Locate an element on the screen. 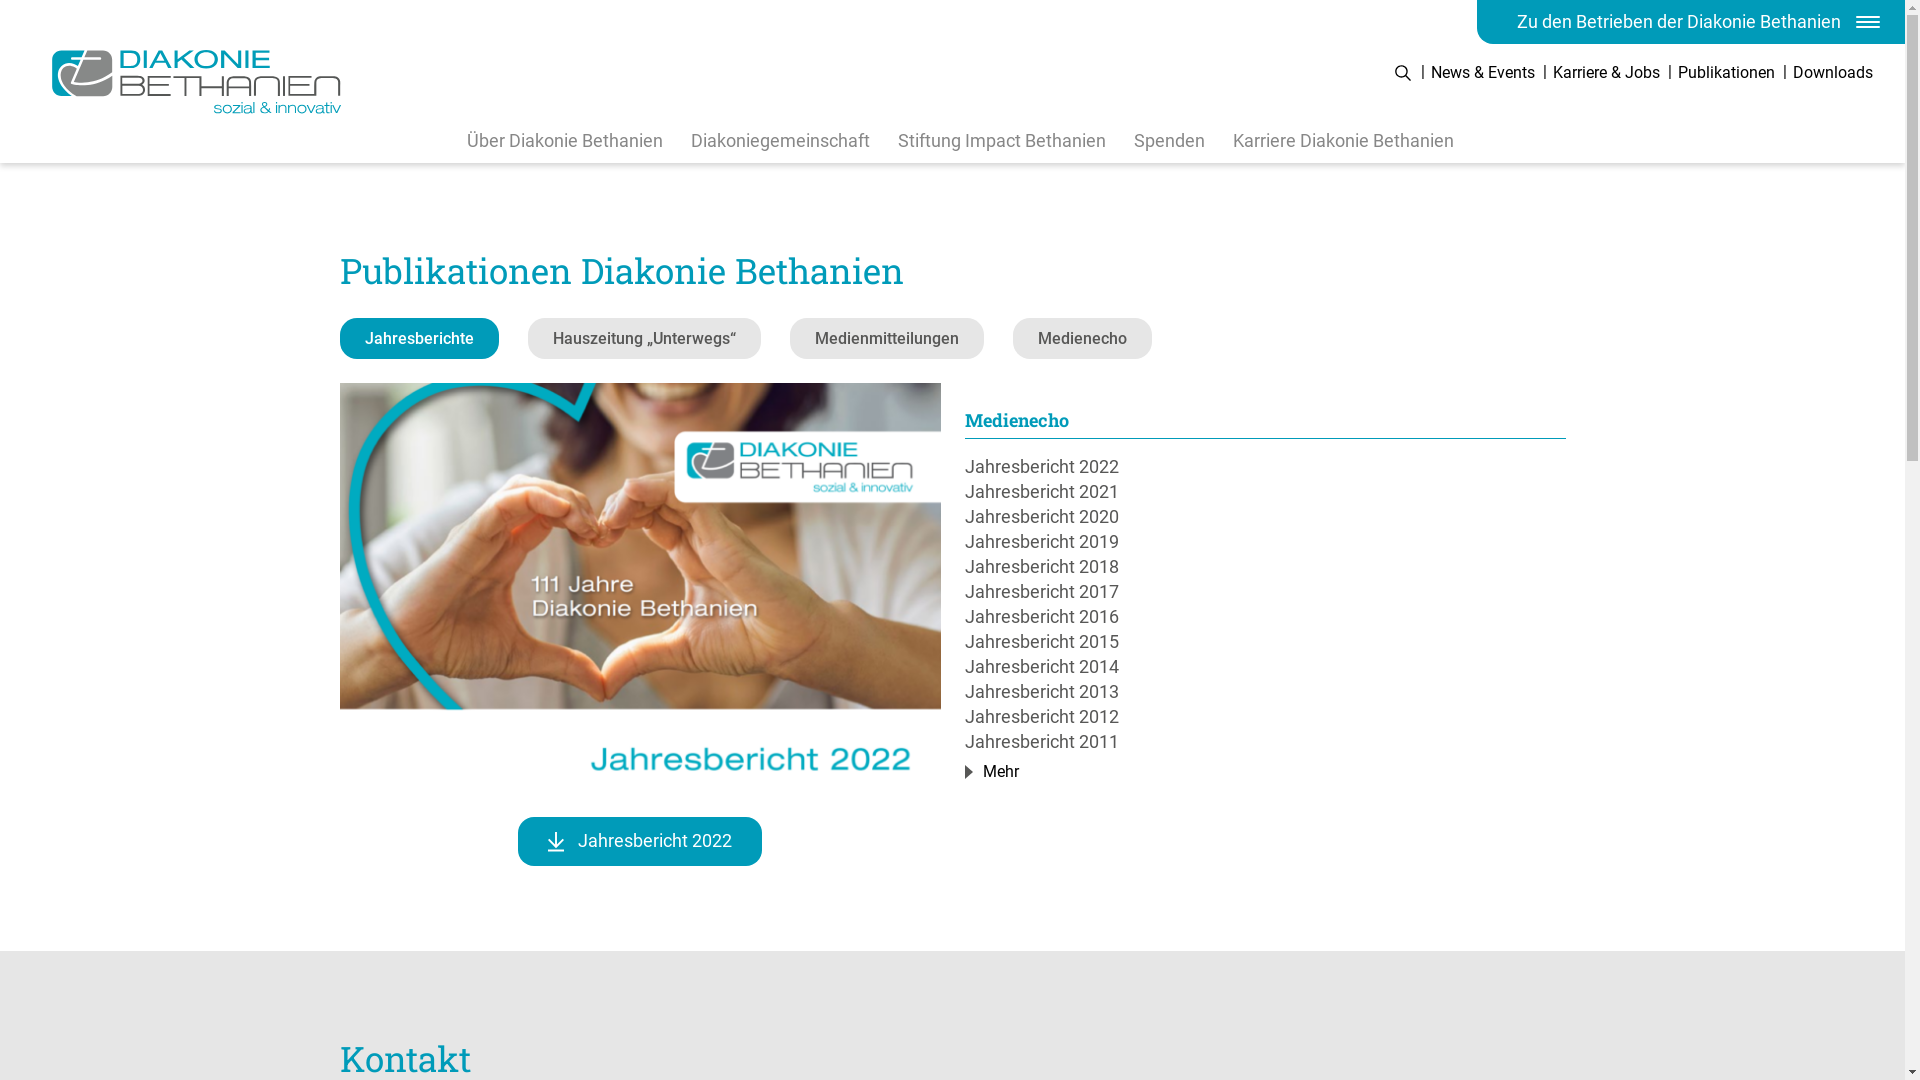  'Spenden' is located at coordinates (1169, 139).